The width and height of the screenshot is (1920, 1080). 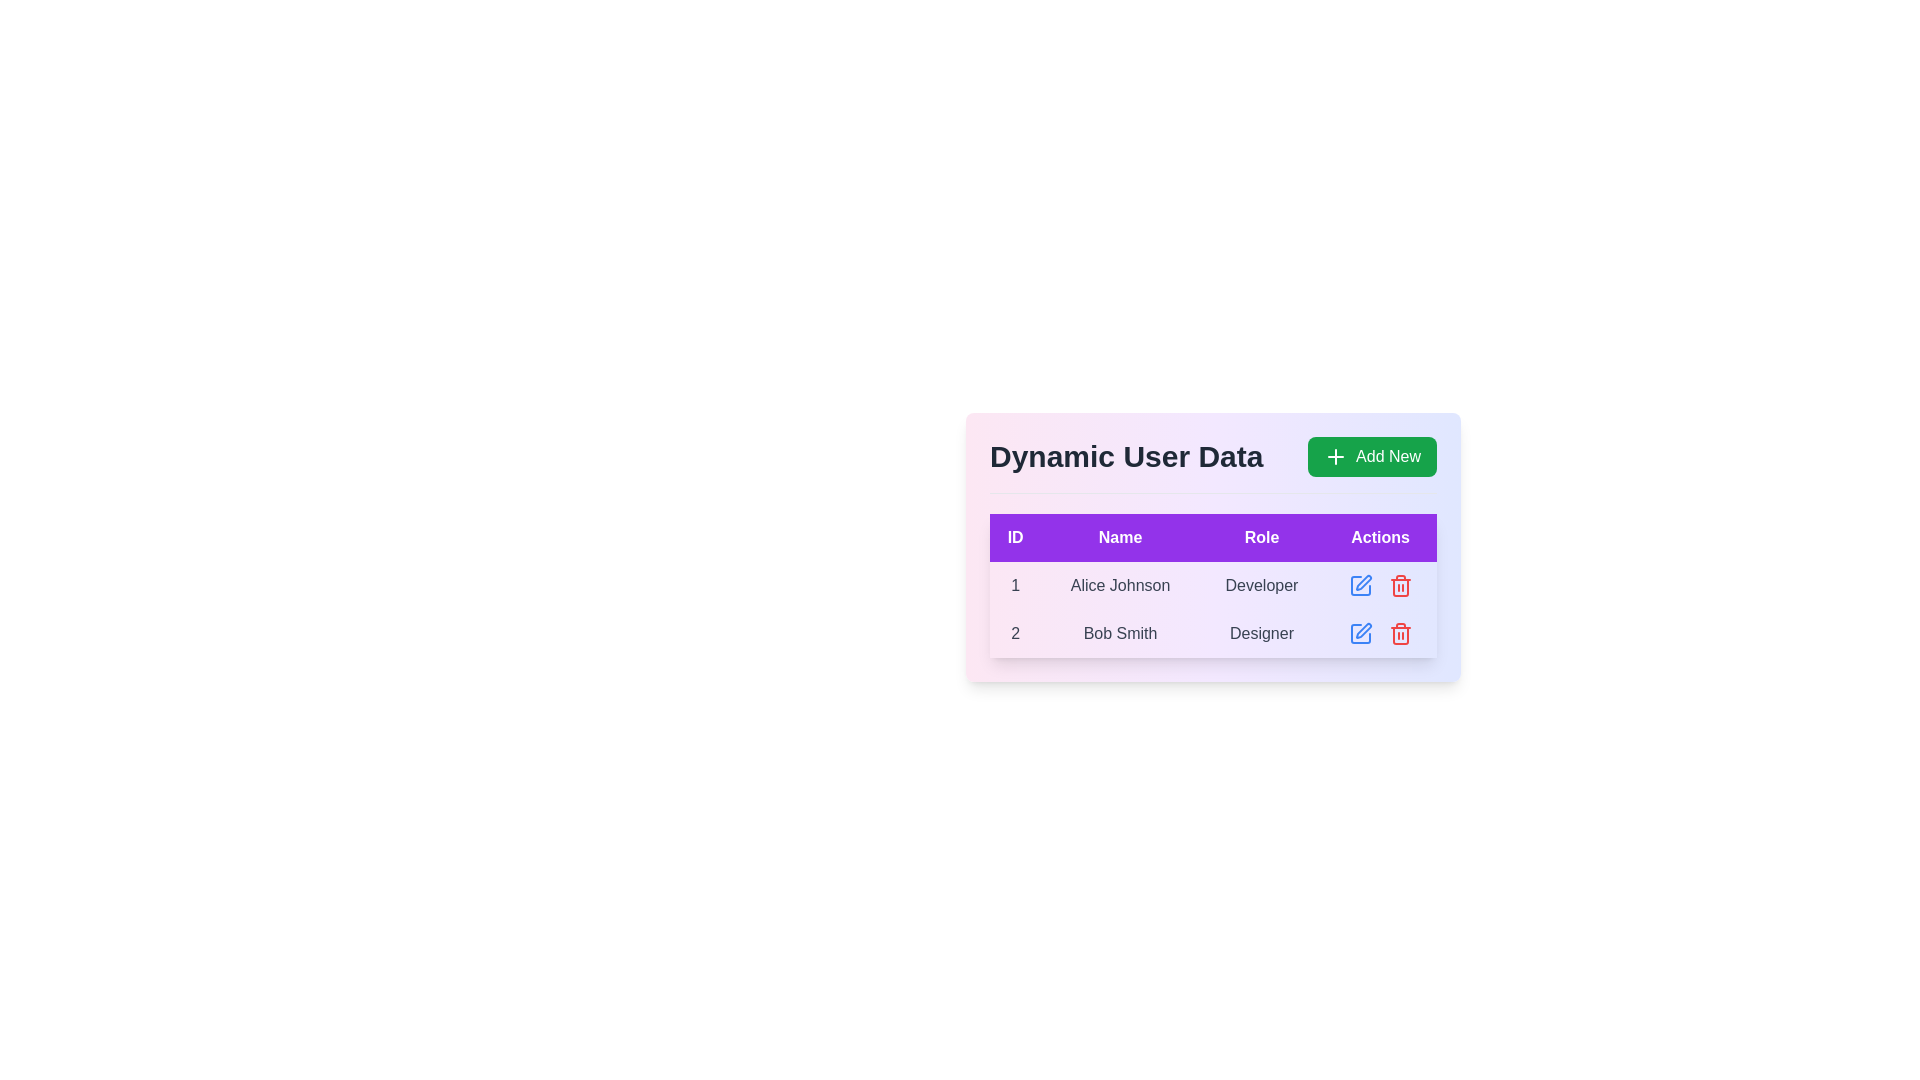 What do you see at coordinates (1120, 585) in the screenshot?
I see `the text label displaying 'Alice Johnson', which is located in the 'Name' column of the table, positioned between '1' and 'Developer'` at bounding box center [1120, 585].